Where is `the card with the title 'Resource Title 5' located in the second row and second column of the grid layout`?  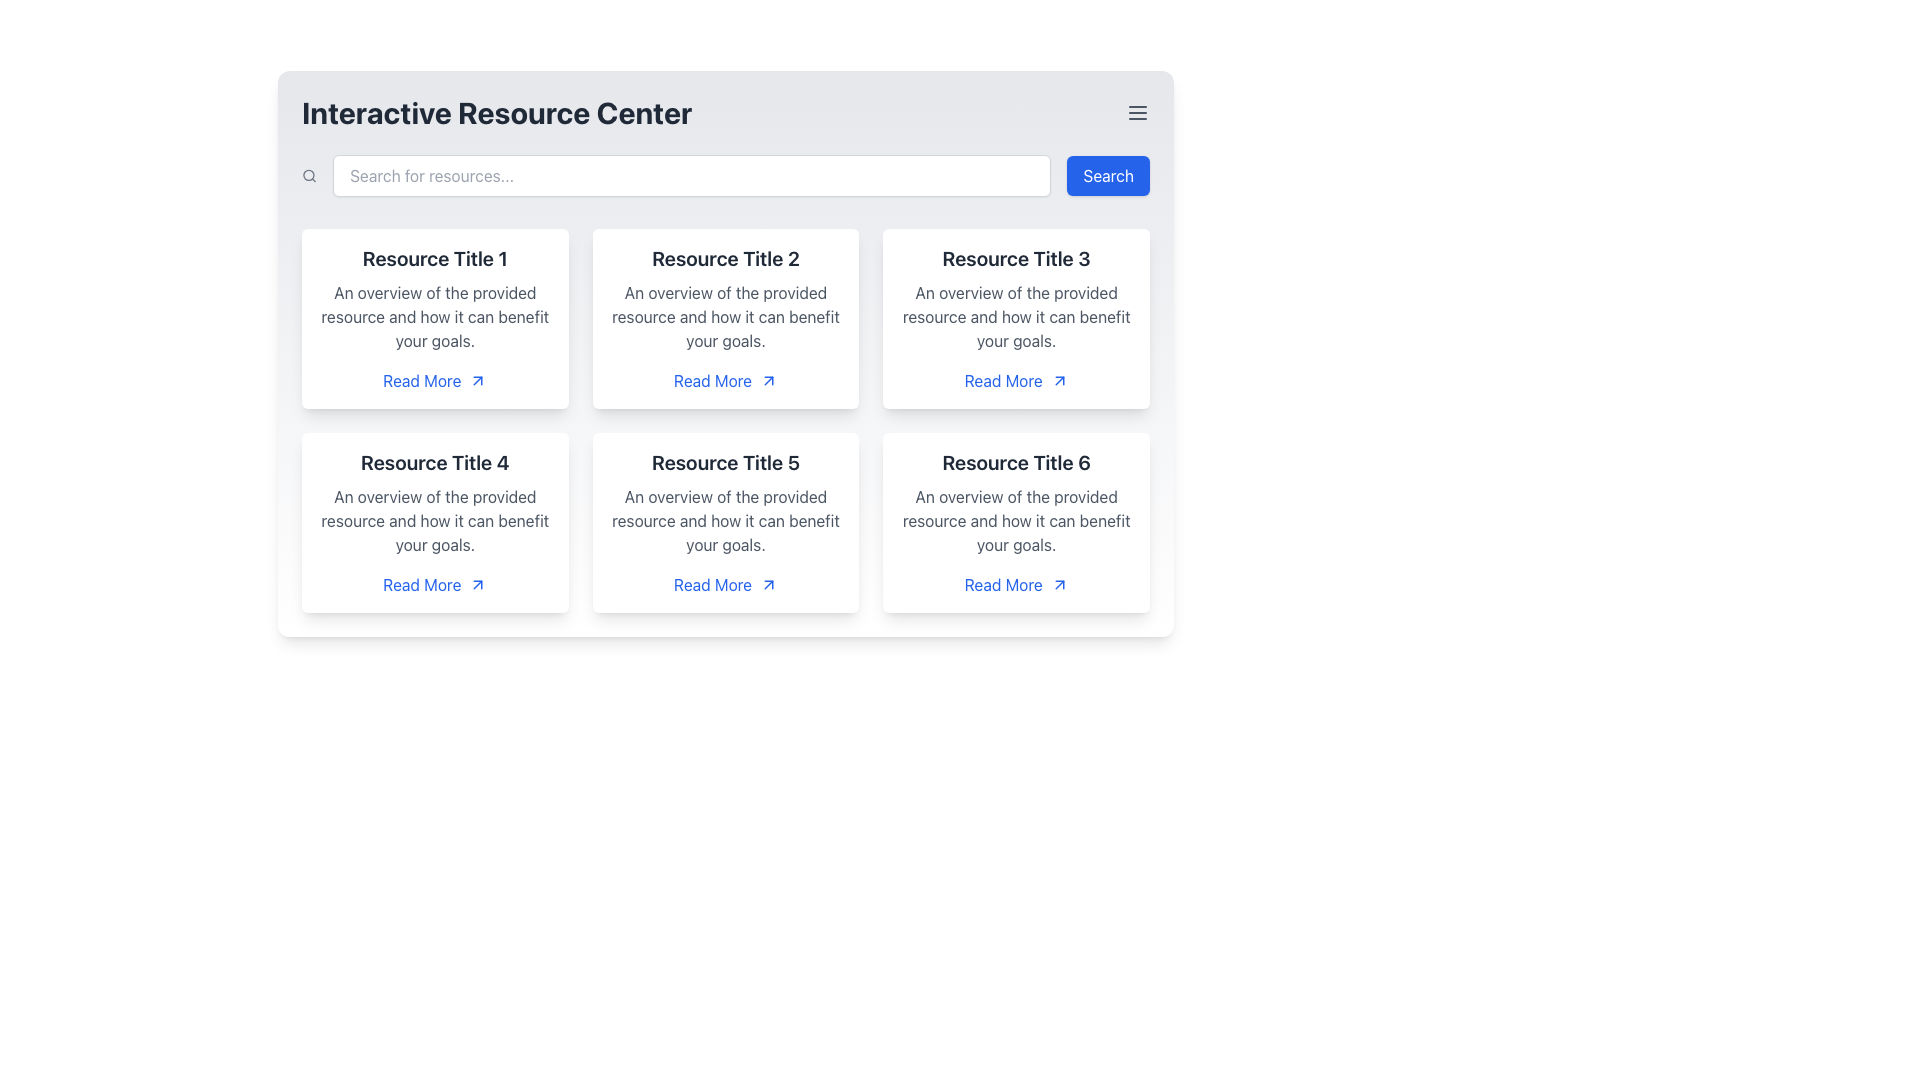
the card with the title 'Resource Title 5' located in the second row and second column of the grid layout is located at coordinates (724, 522).